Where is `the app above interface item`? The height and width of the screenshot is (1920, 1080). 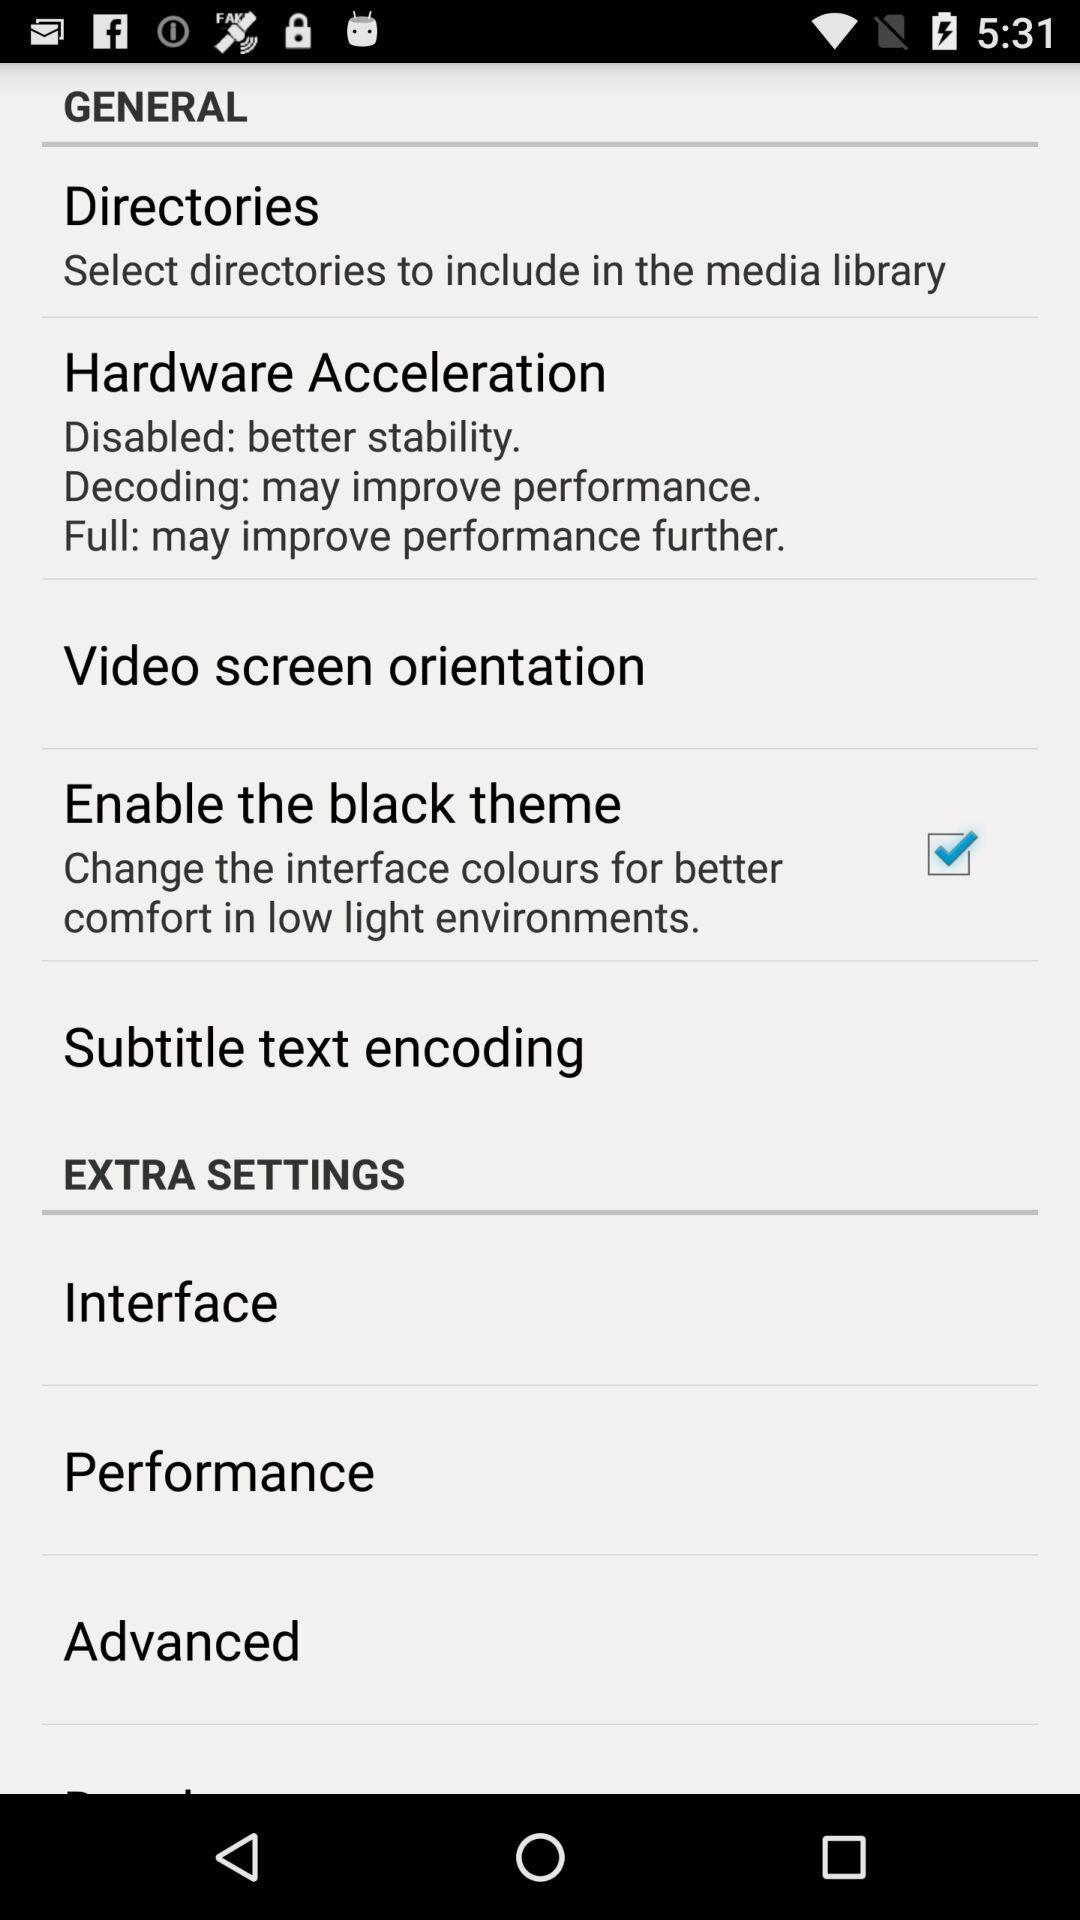
the app above interface item is located at coordinates (540, 1172).